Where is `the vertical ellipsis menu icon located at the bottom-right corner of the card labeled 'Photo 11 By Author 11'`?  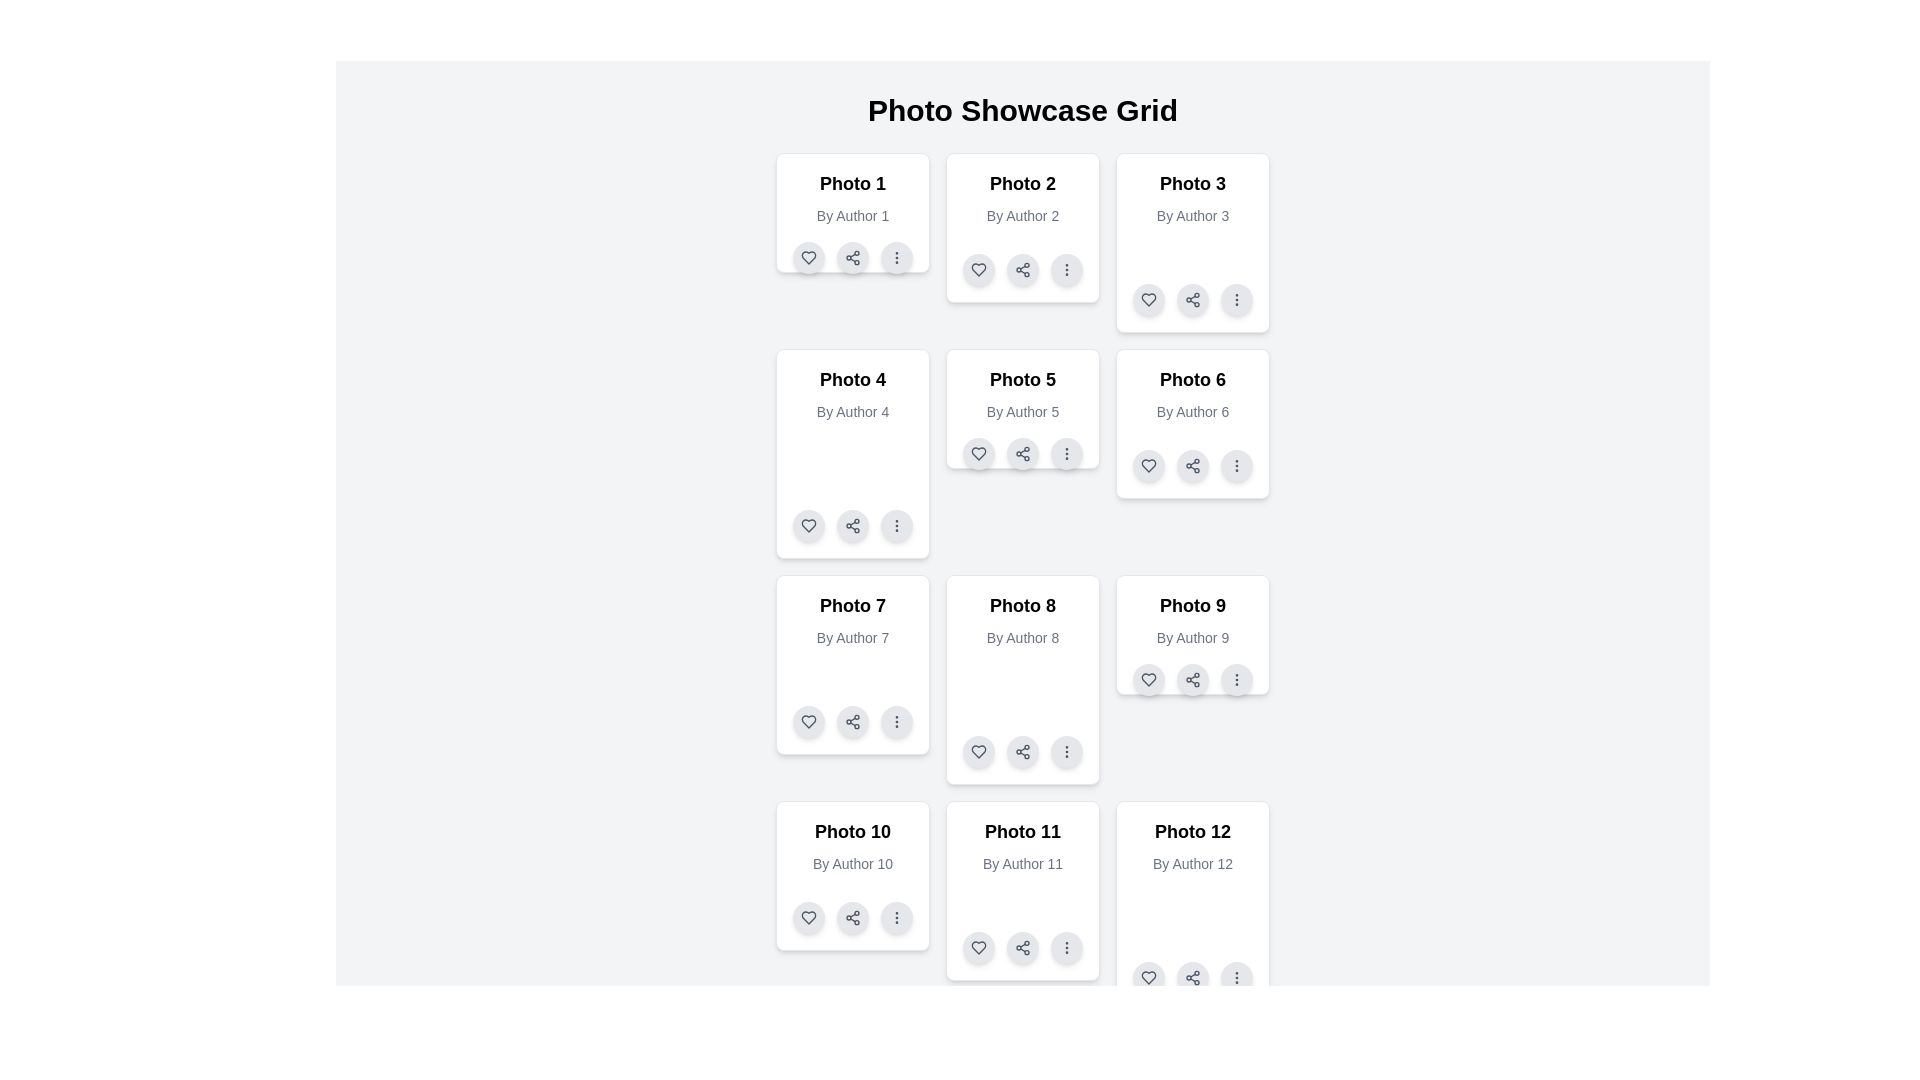 the vertical ellipsis menu icon located at the bottom-right corner of the card labeled 'Photo 11 By Author 11' is located at coordinates (1065, 947).